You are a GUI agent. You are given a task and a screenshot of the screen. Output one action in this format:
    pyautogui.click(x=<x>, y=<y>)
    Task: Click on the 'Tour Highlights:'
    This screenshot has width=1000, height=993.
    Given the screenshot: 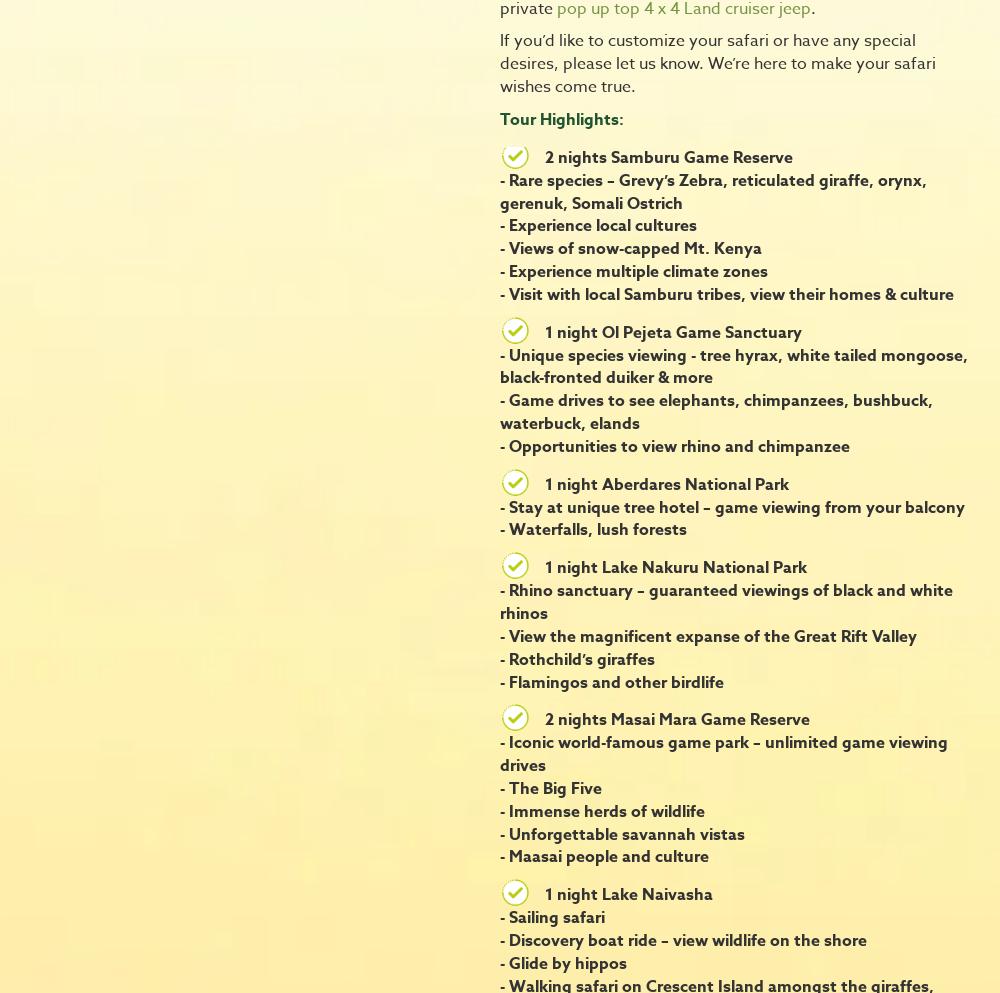 What is the action you would take?
    pyautogui.click(x=562, y=118)
    